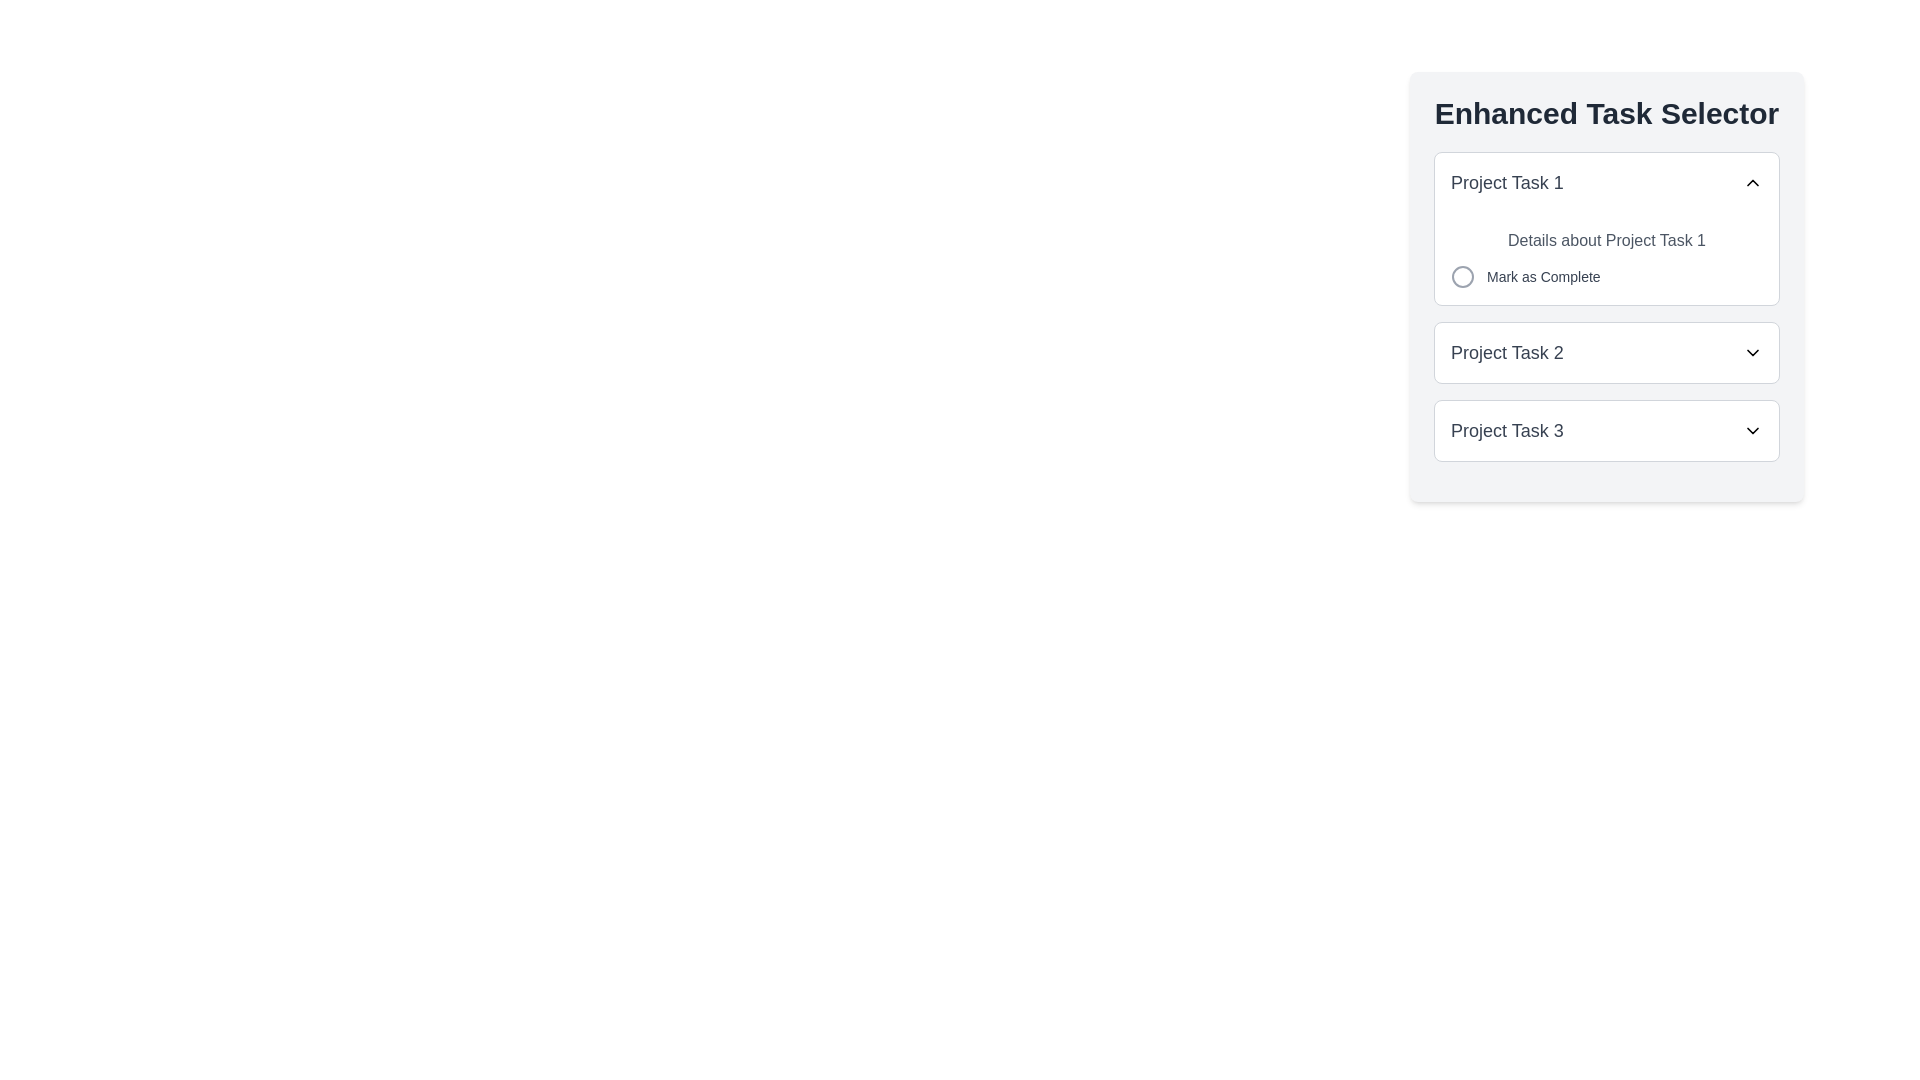  What do you see at coordinates (1607, 114) in the screenshot?
I see `the text label or header that serves as the title for the task management section, located at the top of the component and centered horizontally above the task list` at bounding box center [1607, 114].